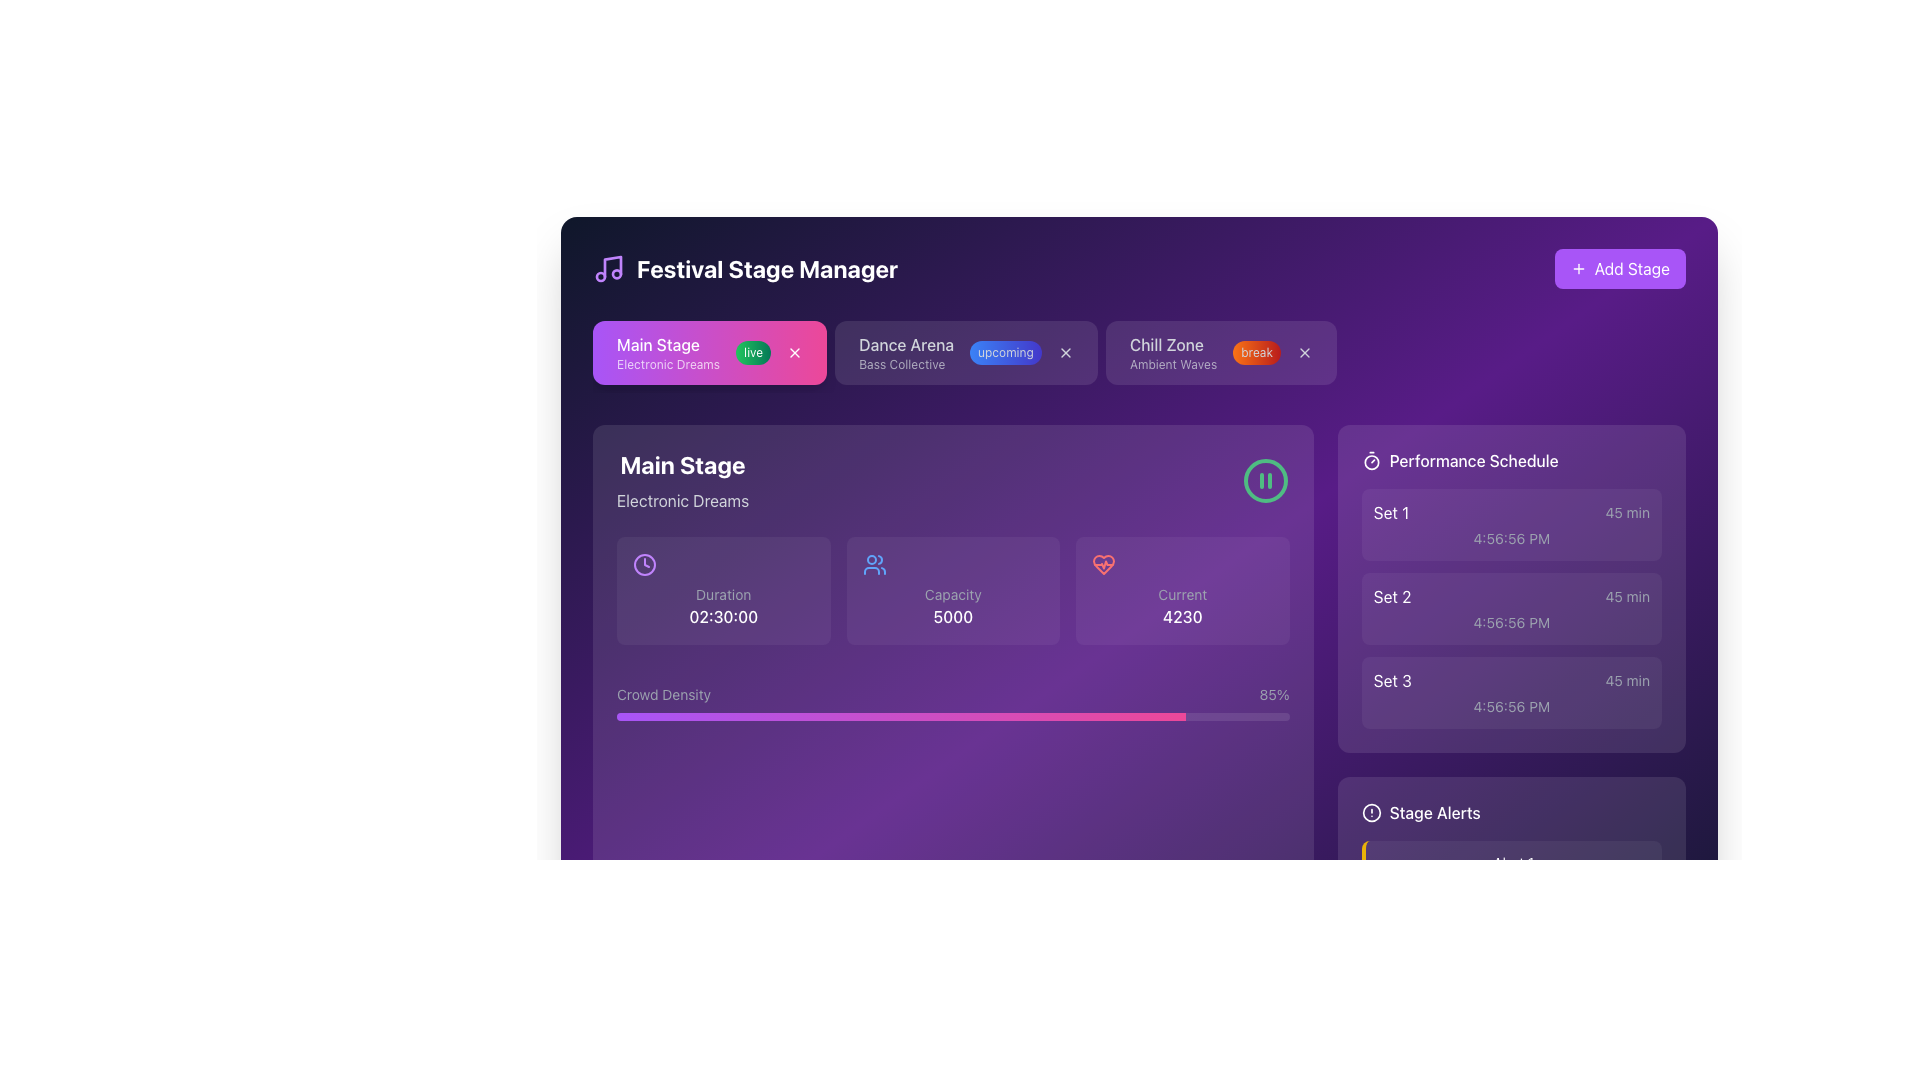 The height and width of the screenshot is (1080, 1920). What do you see at coordinates (608, 268) in the screenshot?
I see `the purple music icon consisting of two connected musical notes, located to the left of the text 'Festival Stage Manager' in the header section` at bounding box center [608, 268].